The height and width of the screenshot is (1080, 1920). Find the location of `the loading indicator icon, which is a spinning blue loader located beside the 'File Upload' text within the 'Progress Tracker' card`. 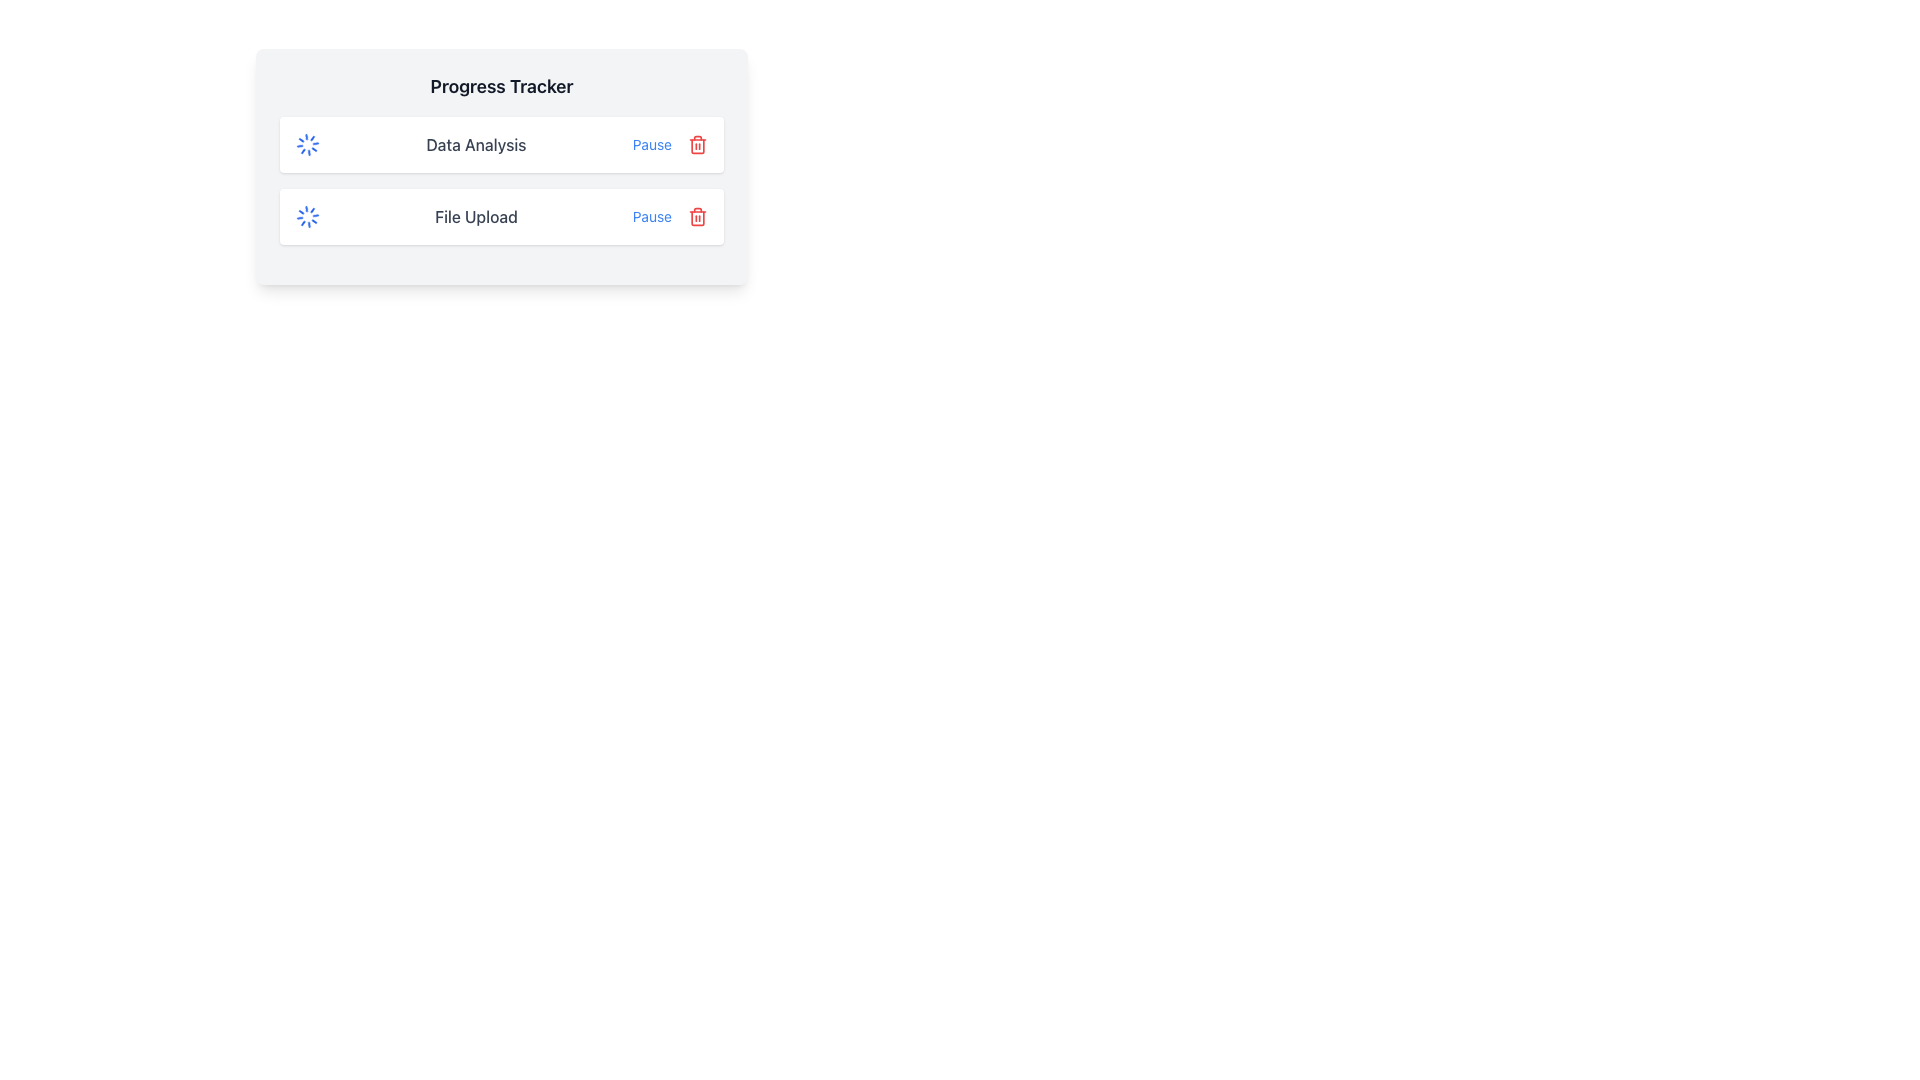

the loading indicator icon, which is a spinning blue loader located beside the 'File Upload' text within the 'Progress Tracker' card is located at coordinates (306, 216).